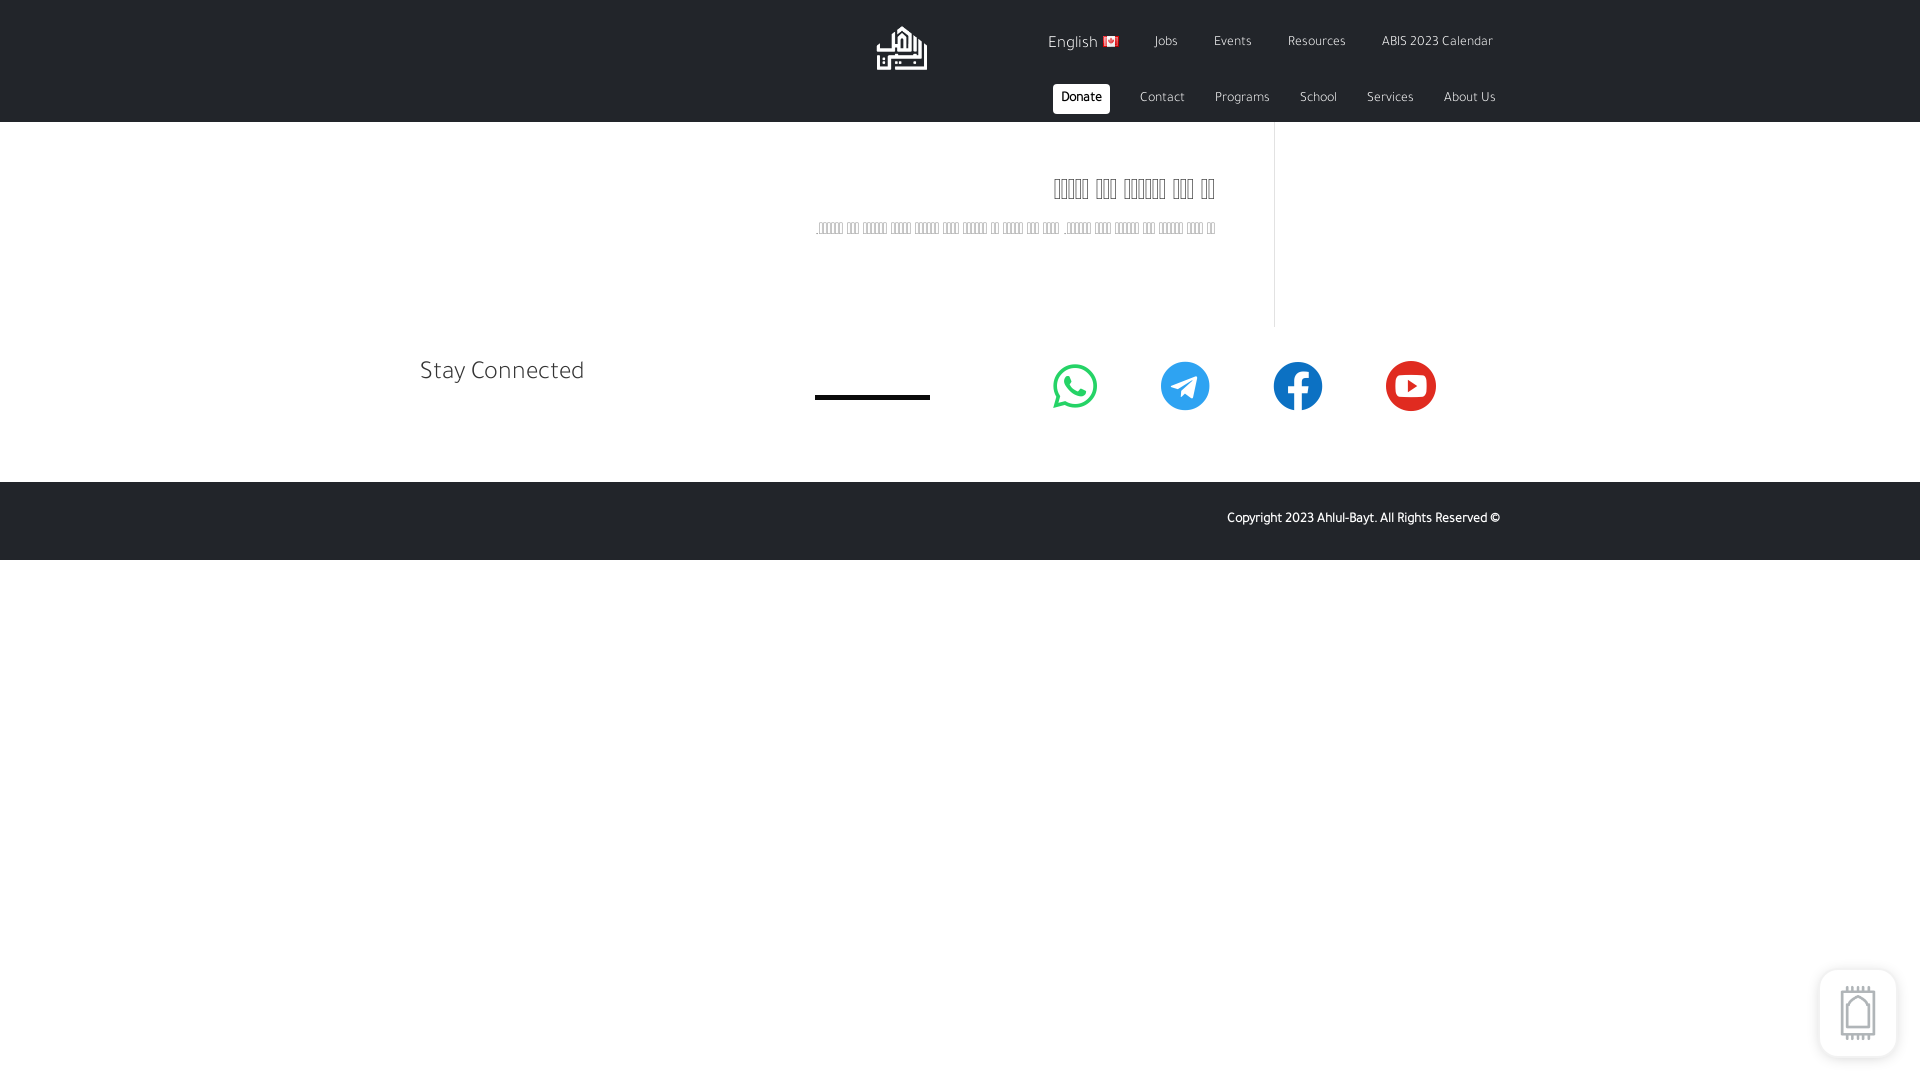 This screenshot has height=1080, width=1920. Describe the element at coordinates (1318, 99) in the screenshot. I see `'School'` at that location.